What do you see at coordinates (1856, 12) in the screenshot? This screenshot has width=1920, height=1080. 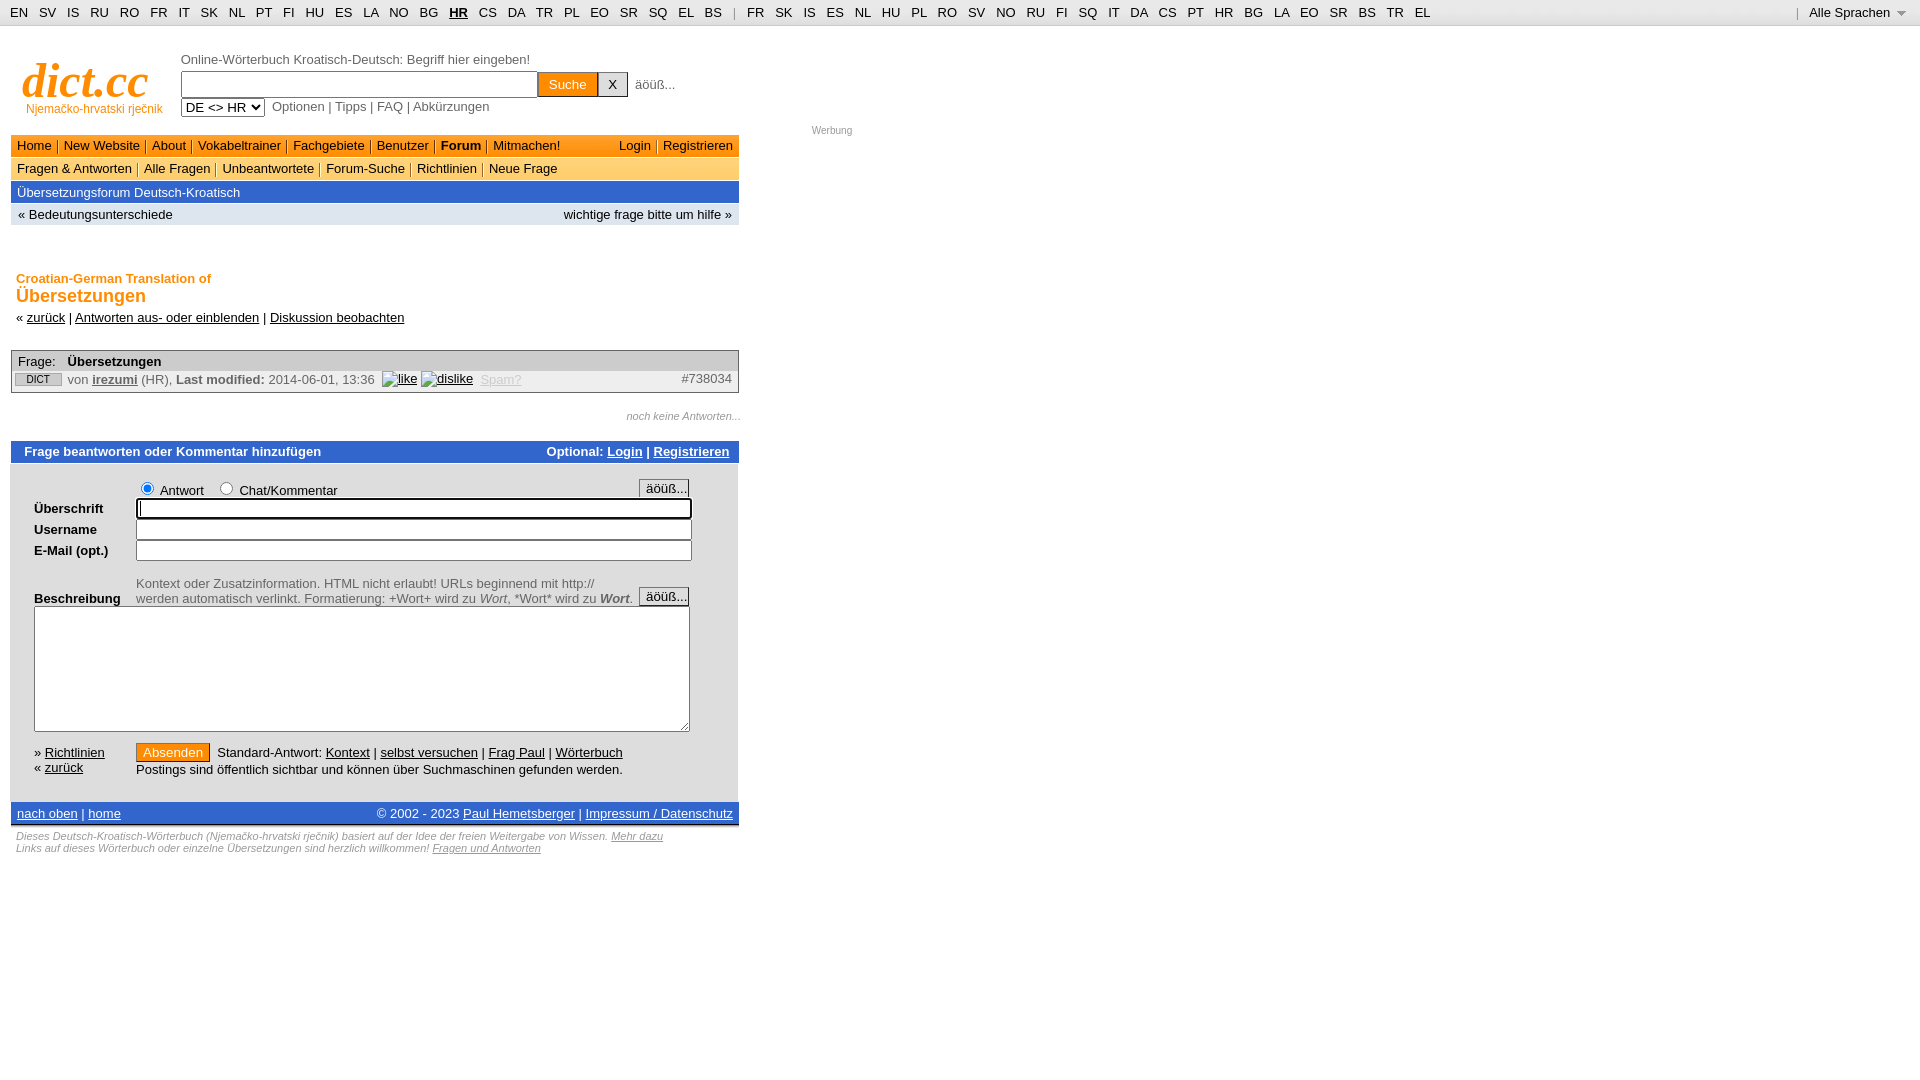 I see `'Alle Sprachen '` at bounding box center [1856, 12].